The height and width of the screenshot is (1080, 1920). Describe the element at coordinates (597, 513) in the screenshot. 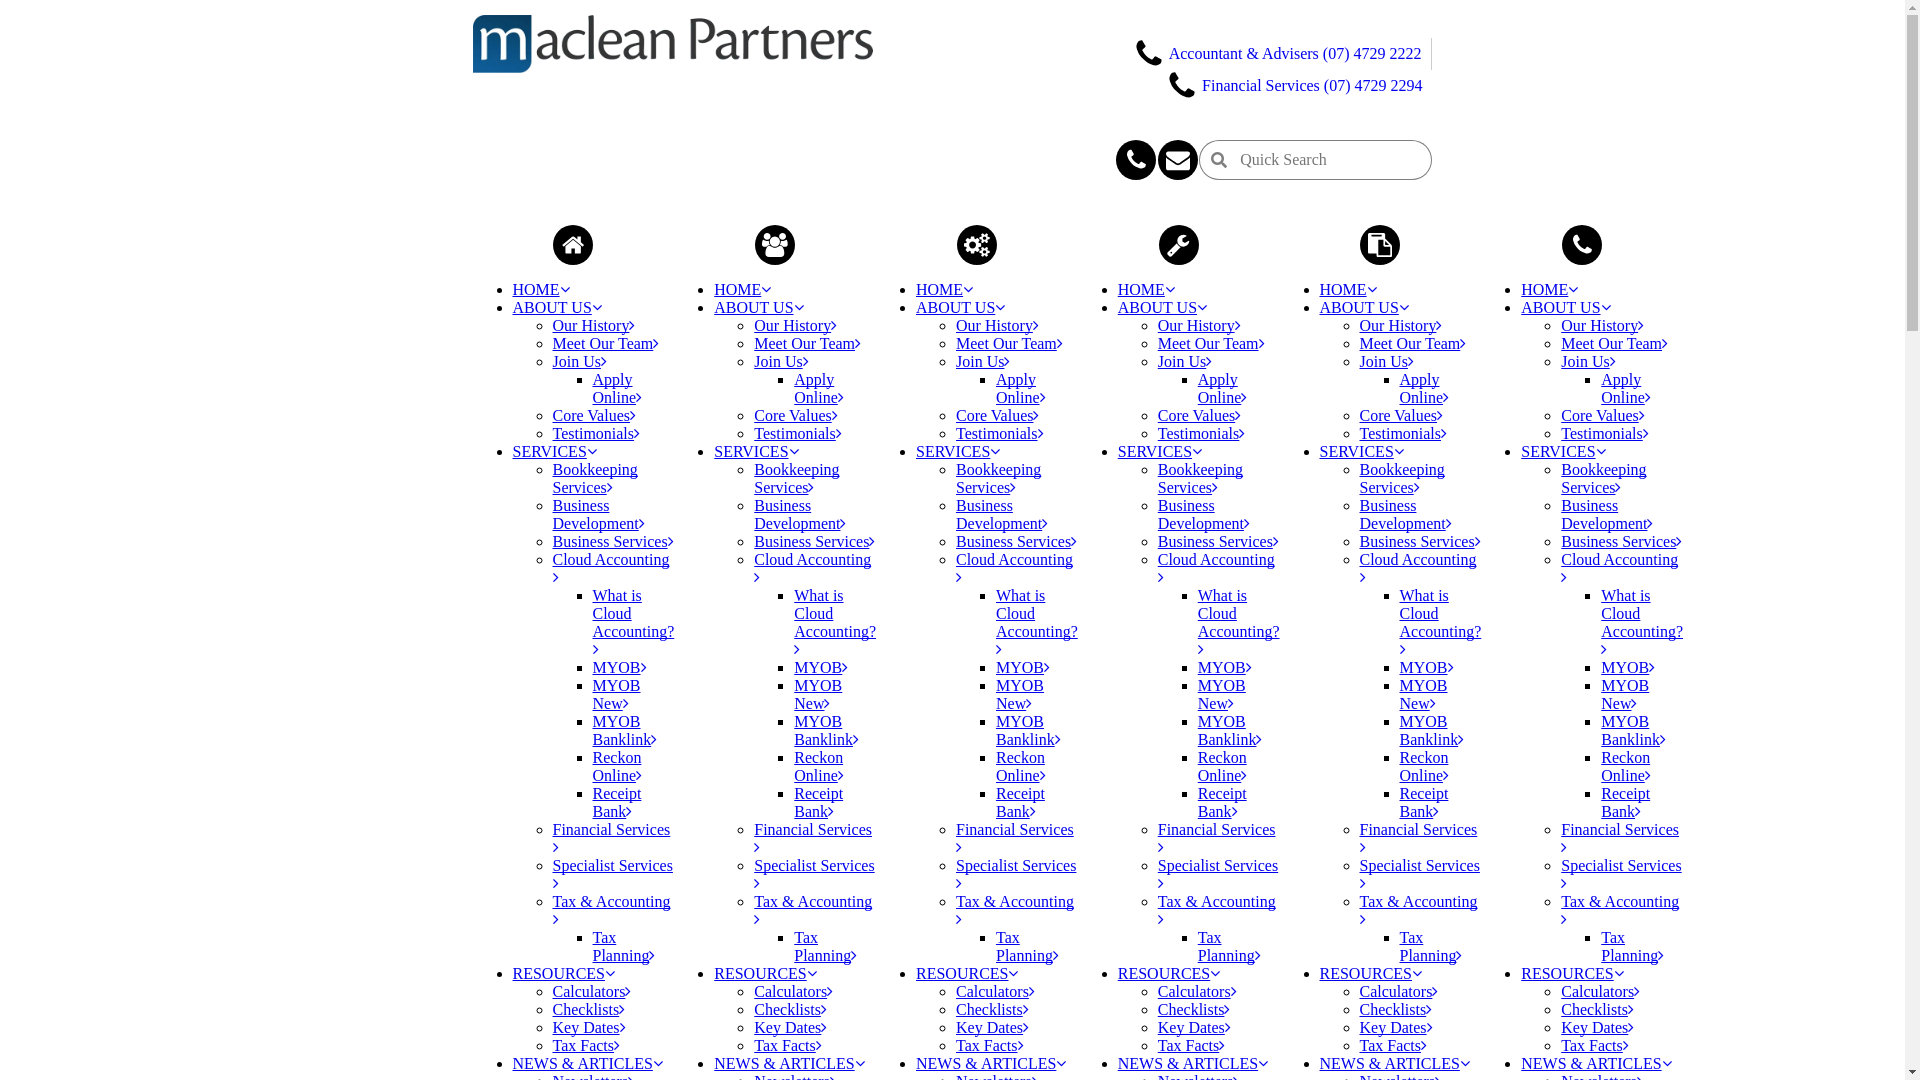

I see `'Business Development'` at that location.